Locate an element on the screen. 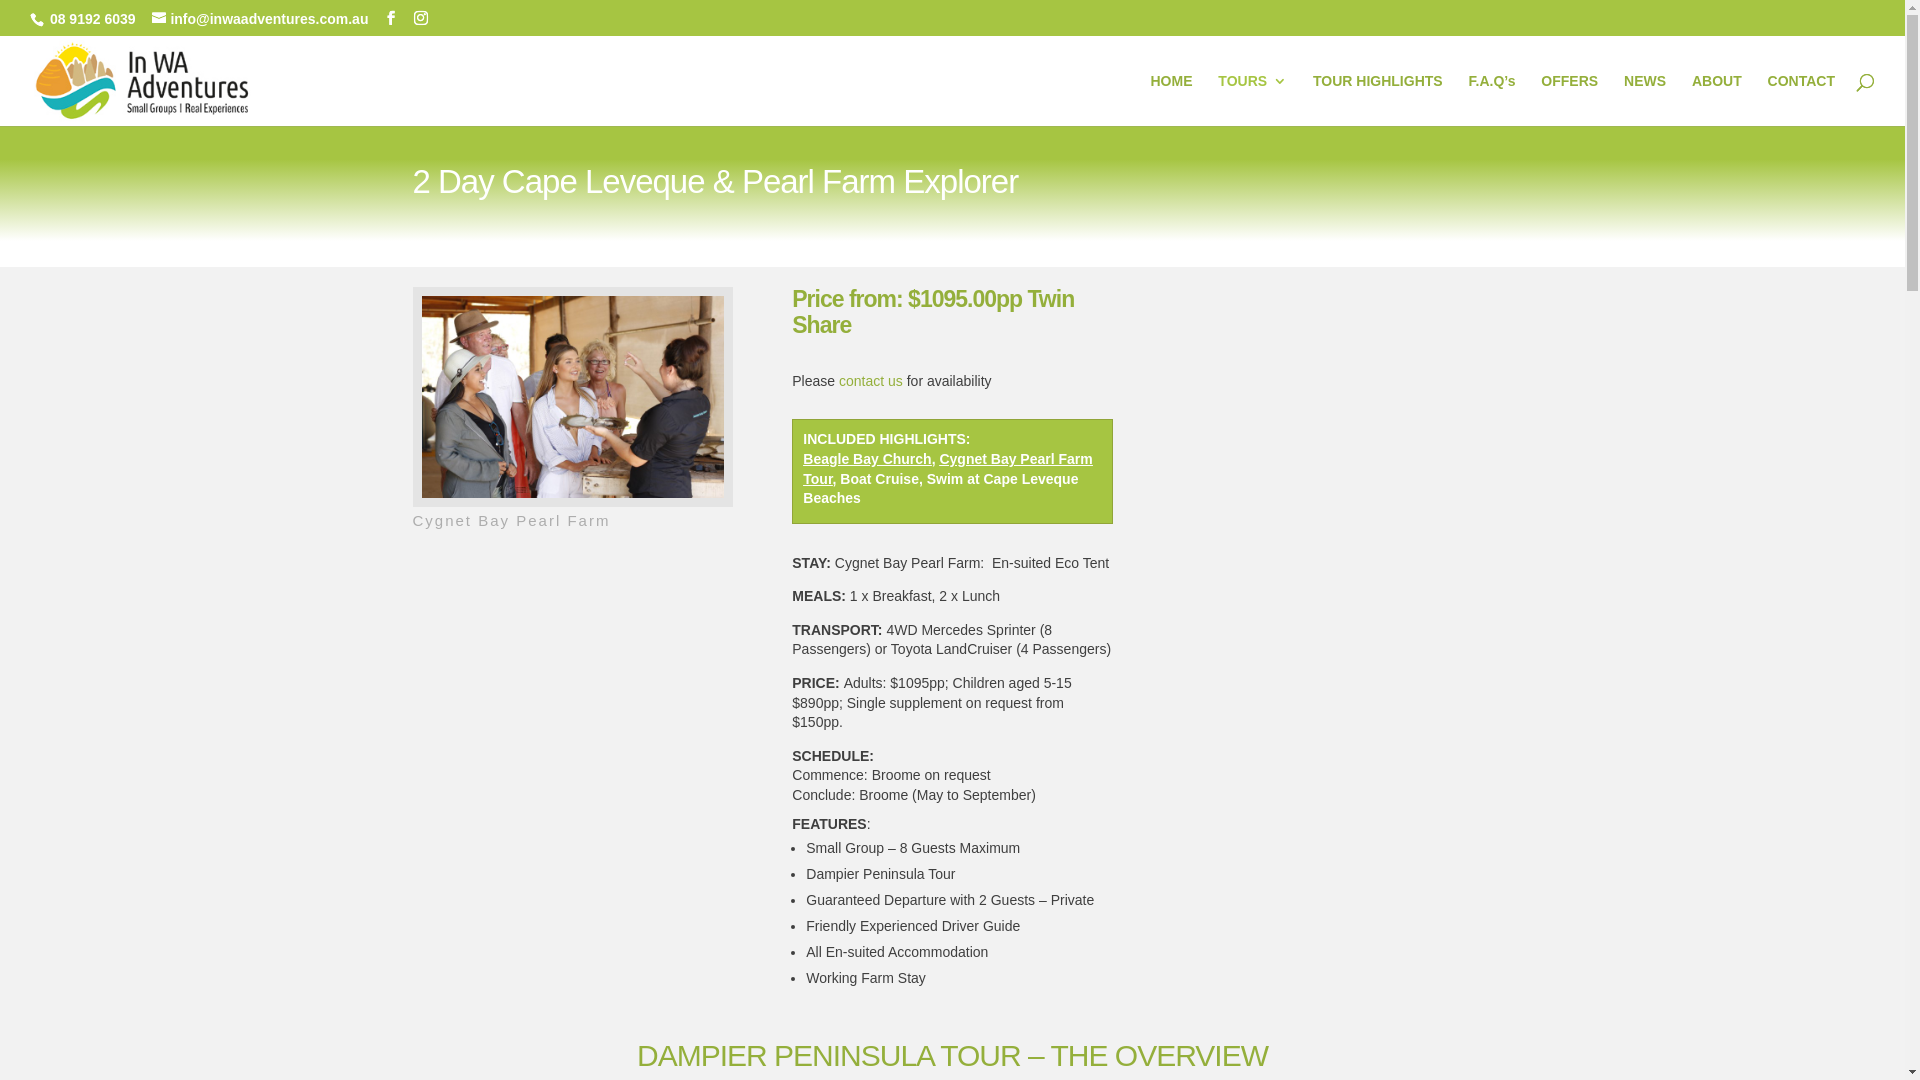 The image size is (1920, 1080). 'TOUR HIGHLIGHTS' is located at coordinates (1376, 100).